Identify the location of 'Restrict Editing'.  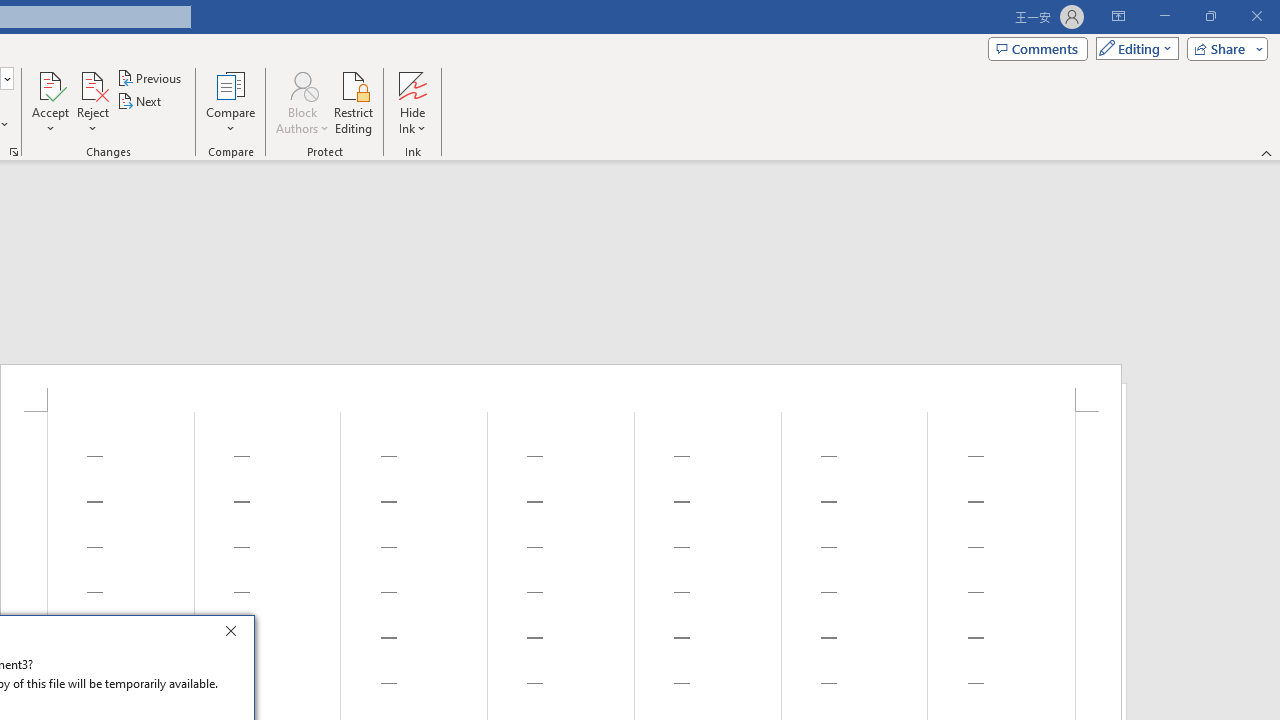
(353, 103).